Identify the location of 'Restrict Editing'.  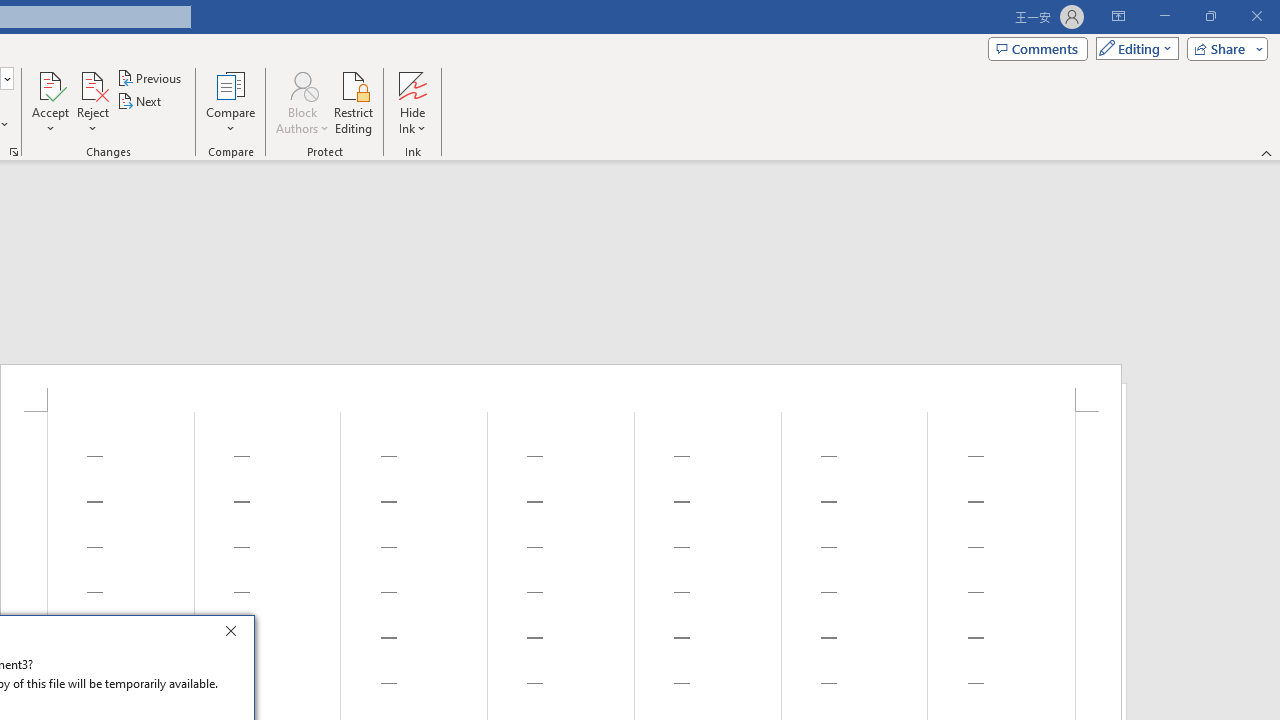
(353, 103).